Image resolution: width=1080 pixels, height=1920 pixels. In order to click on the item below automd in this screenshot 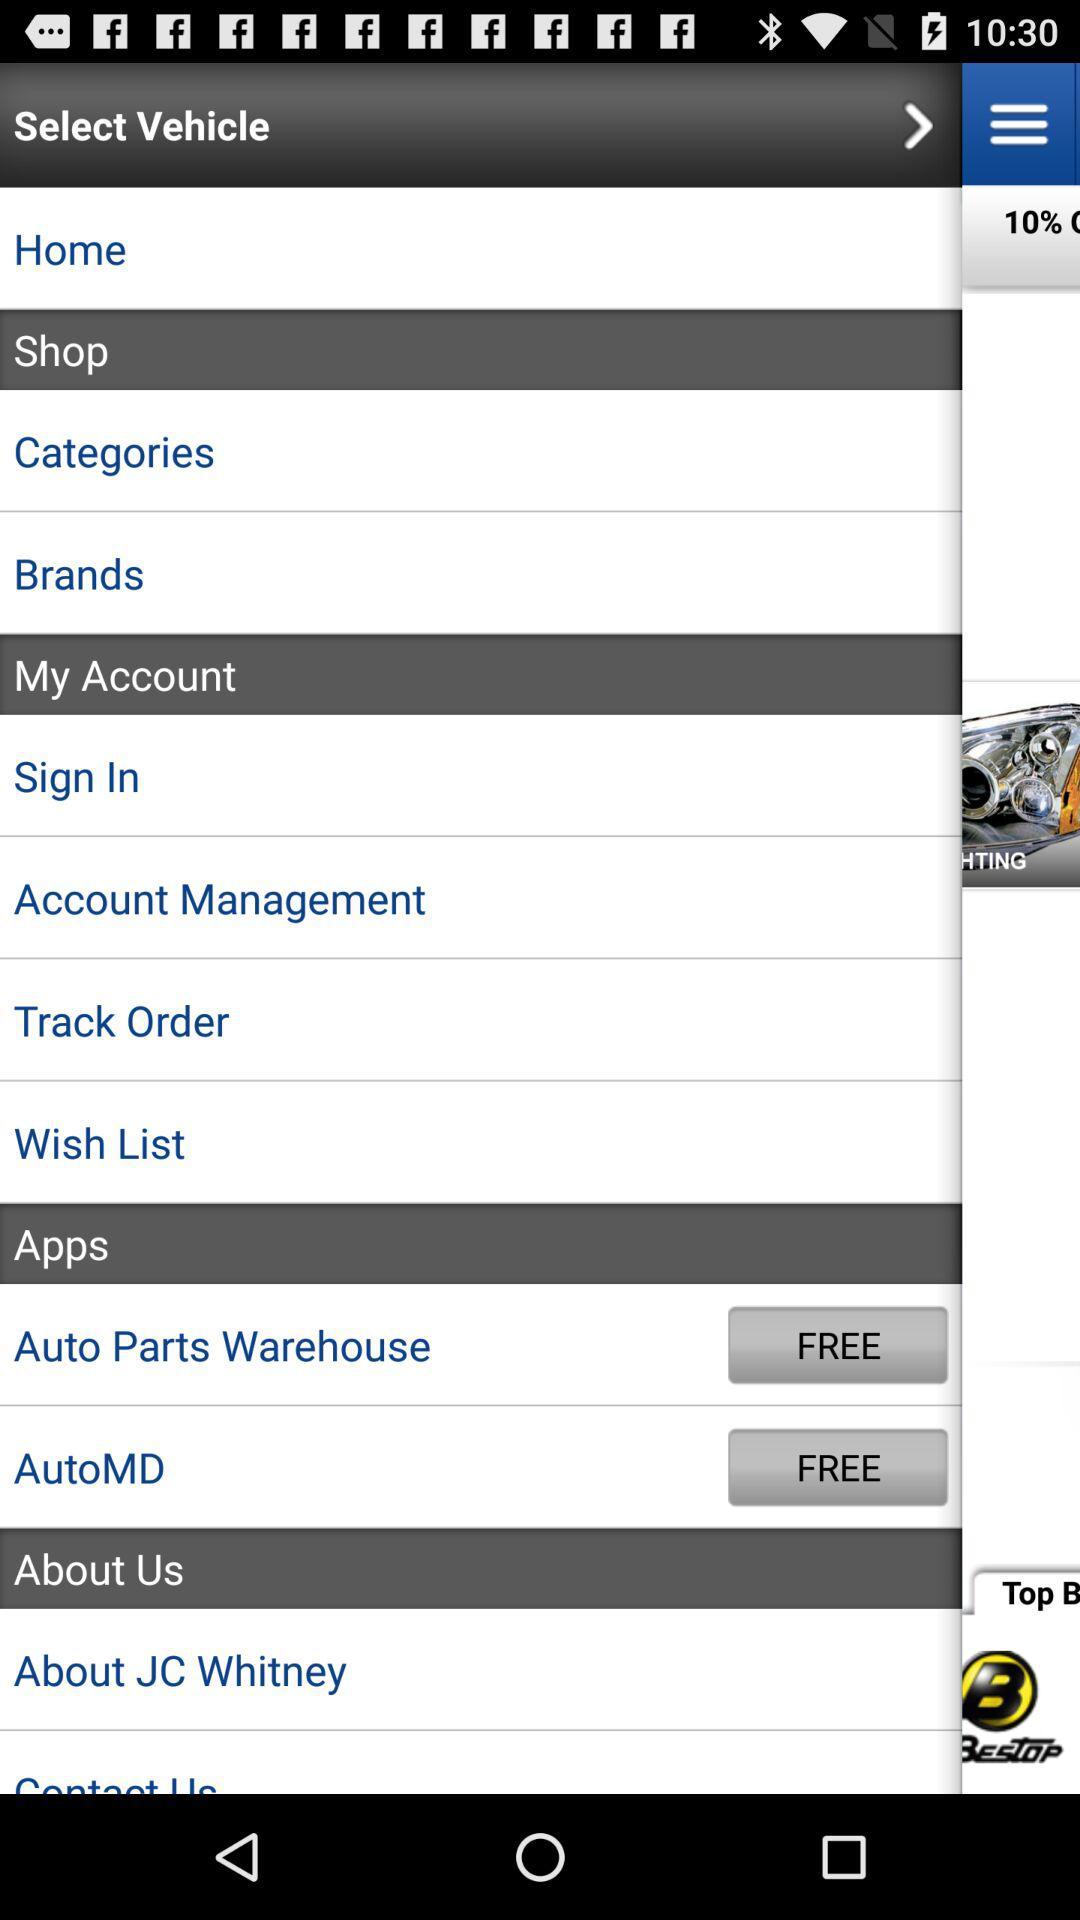, I will do `click(481, 1567)`.